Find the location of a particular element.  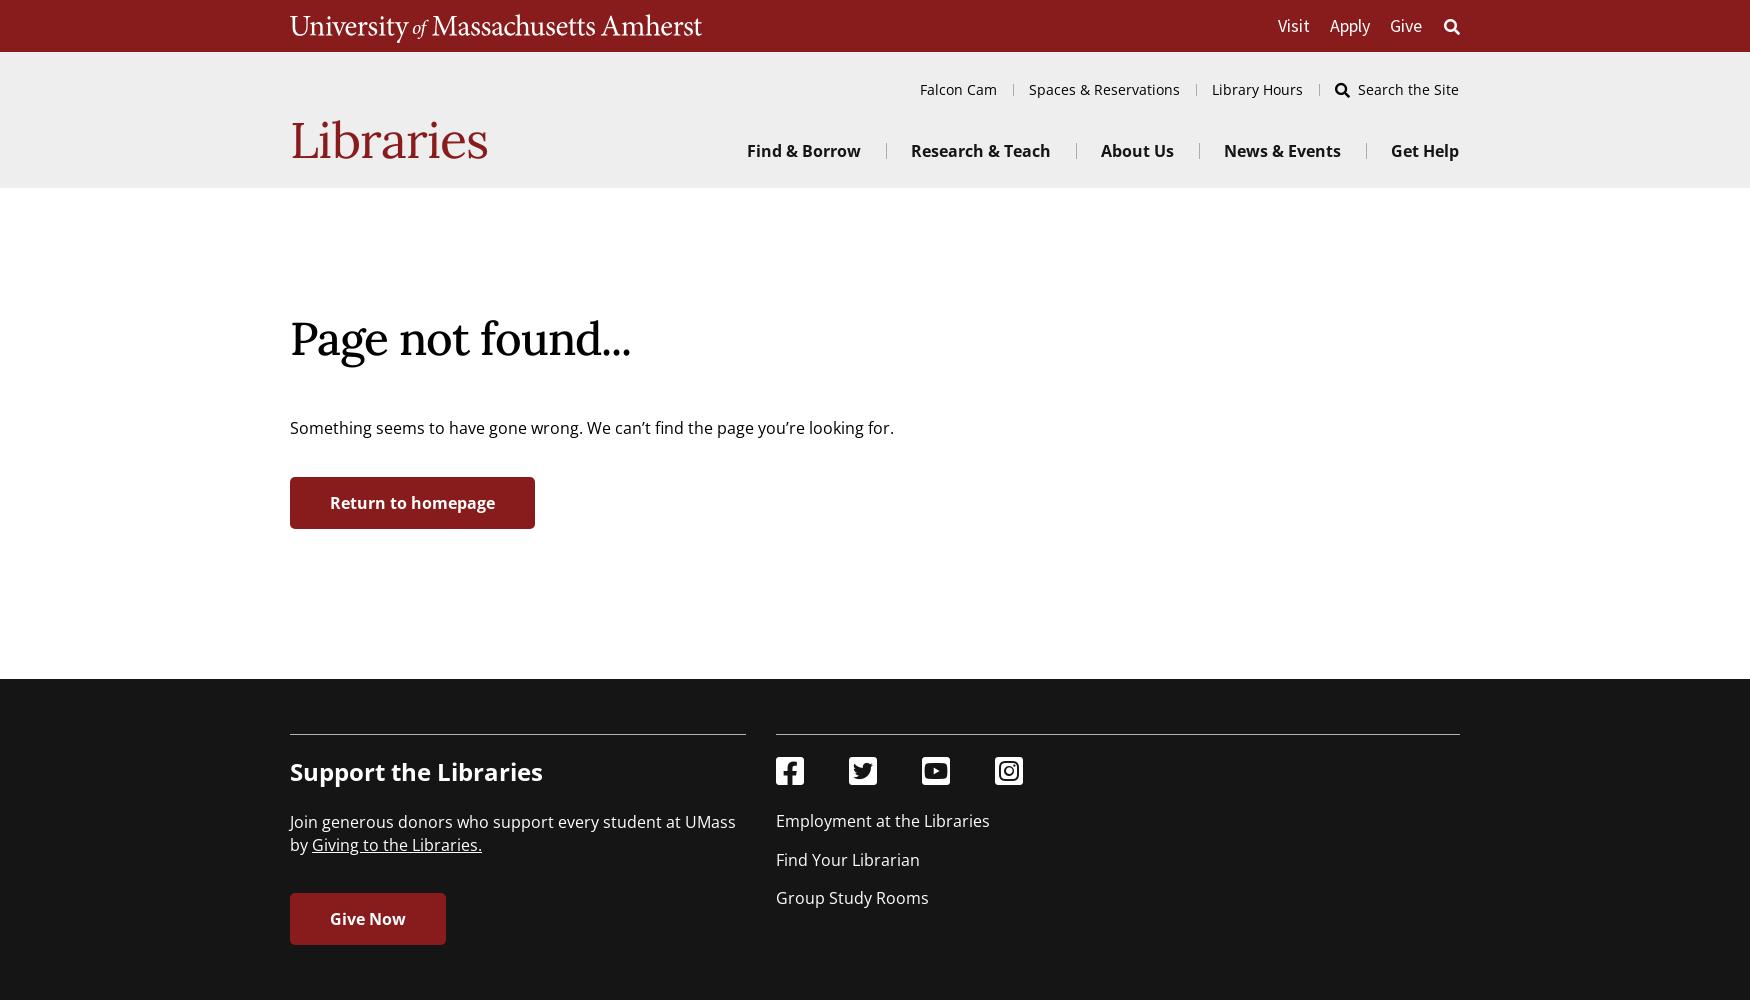

'Join generous donors who support every student at UMass by' is located at coordinates (288, 831).